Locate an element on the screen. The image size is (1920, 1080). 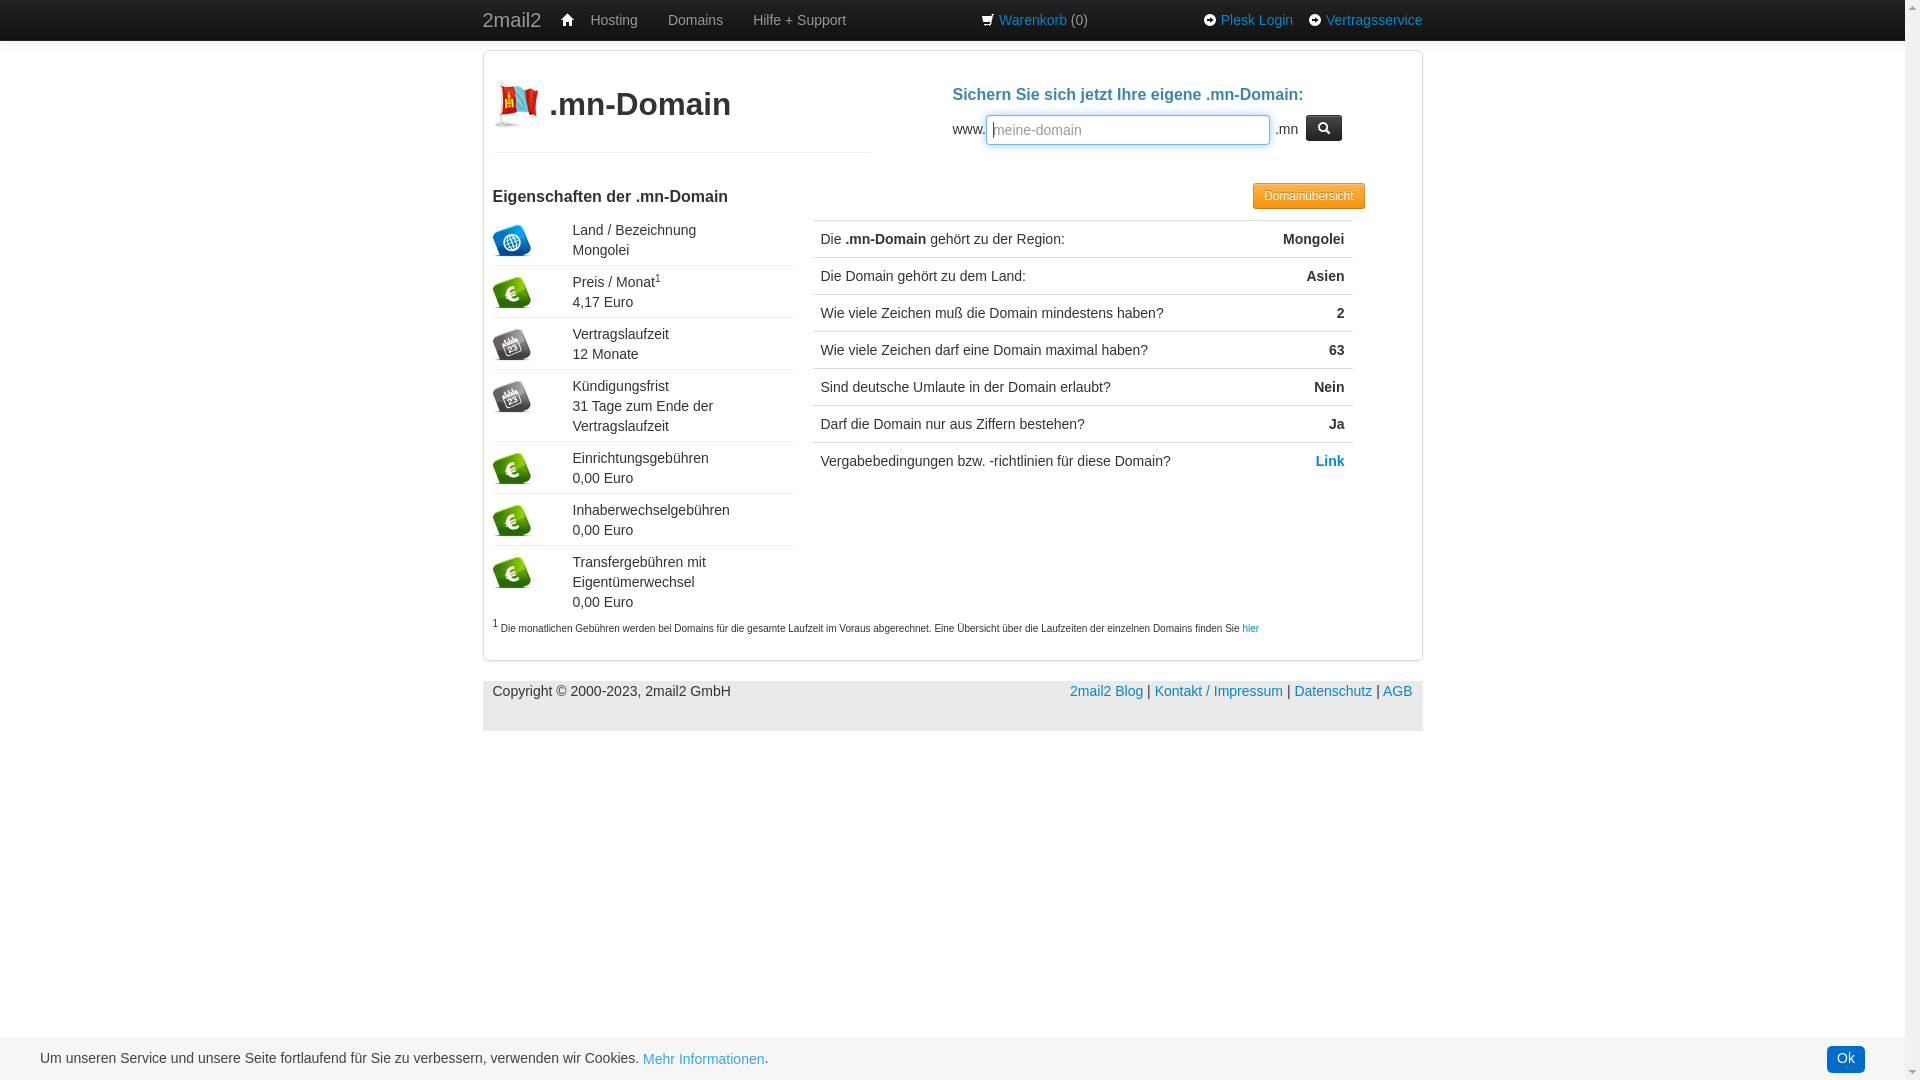
'Kontakt / Impressum' is located at coordinates (1155, 689).